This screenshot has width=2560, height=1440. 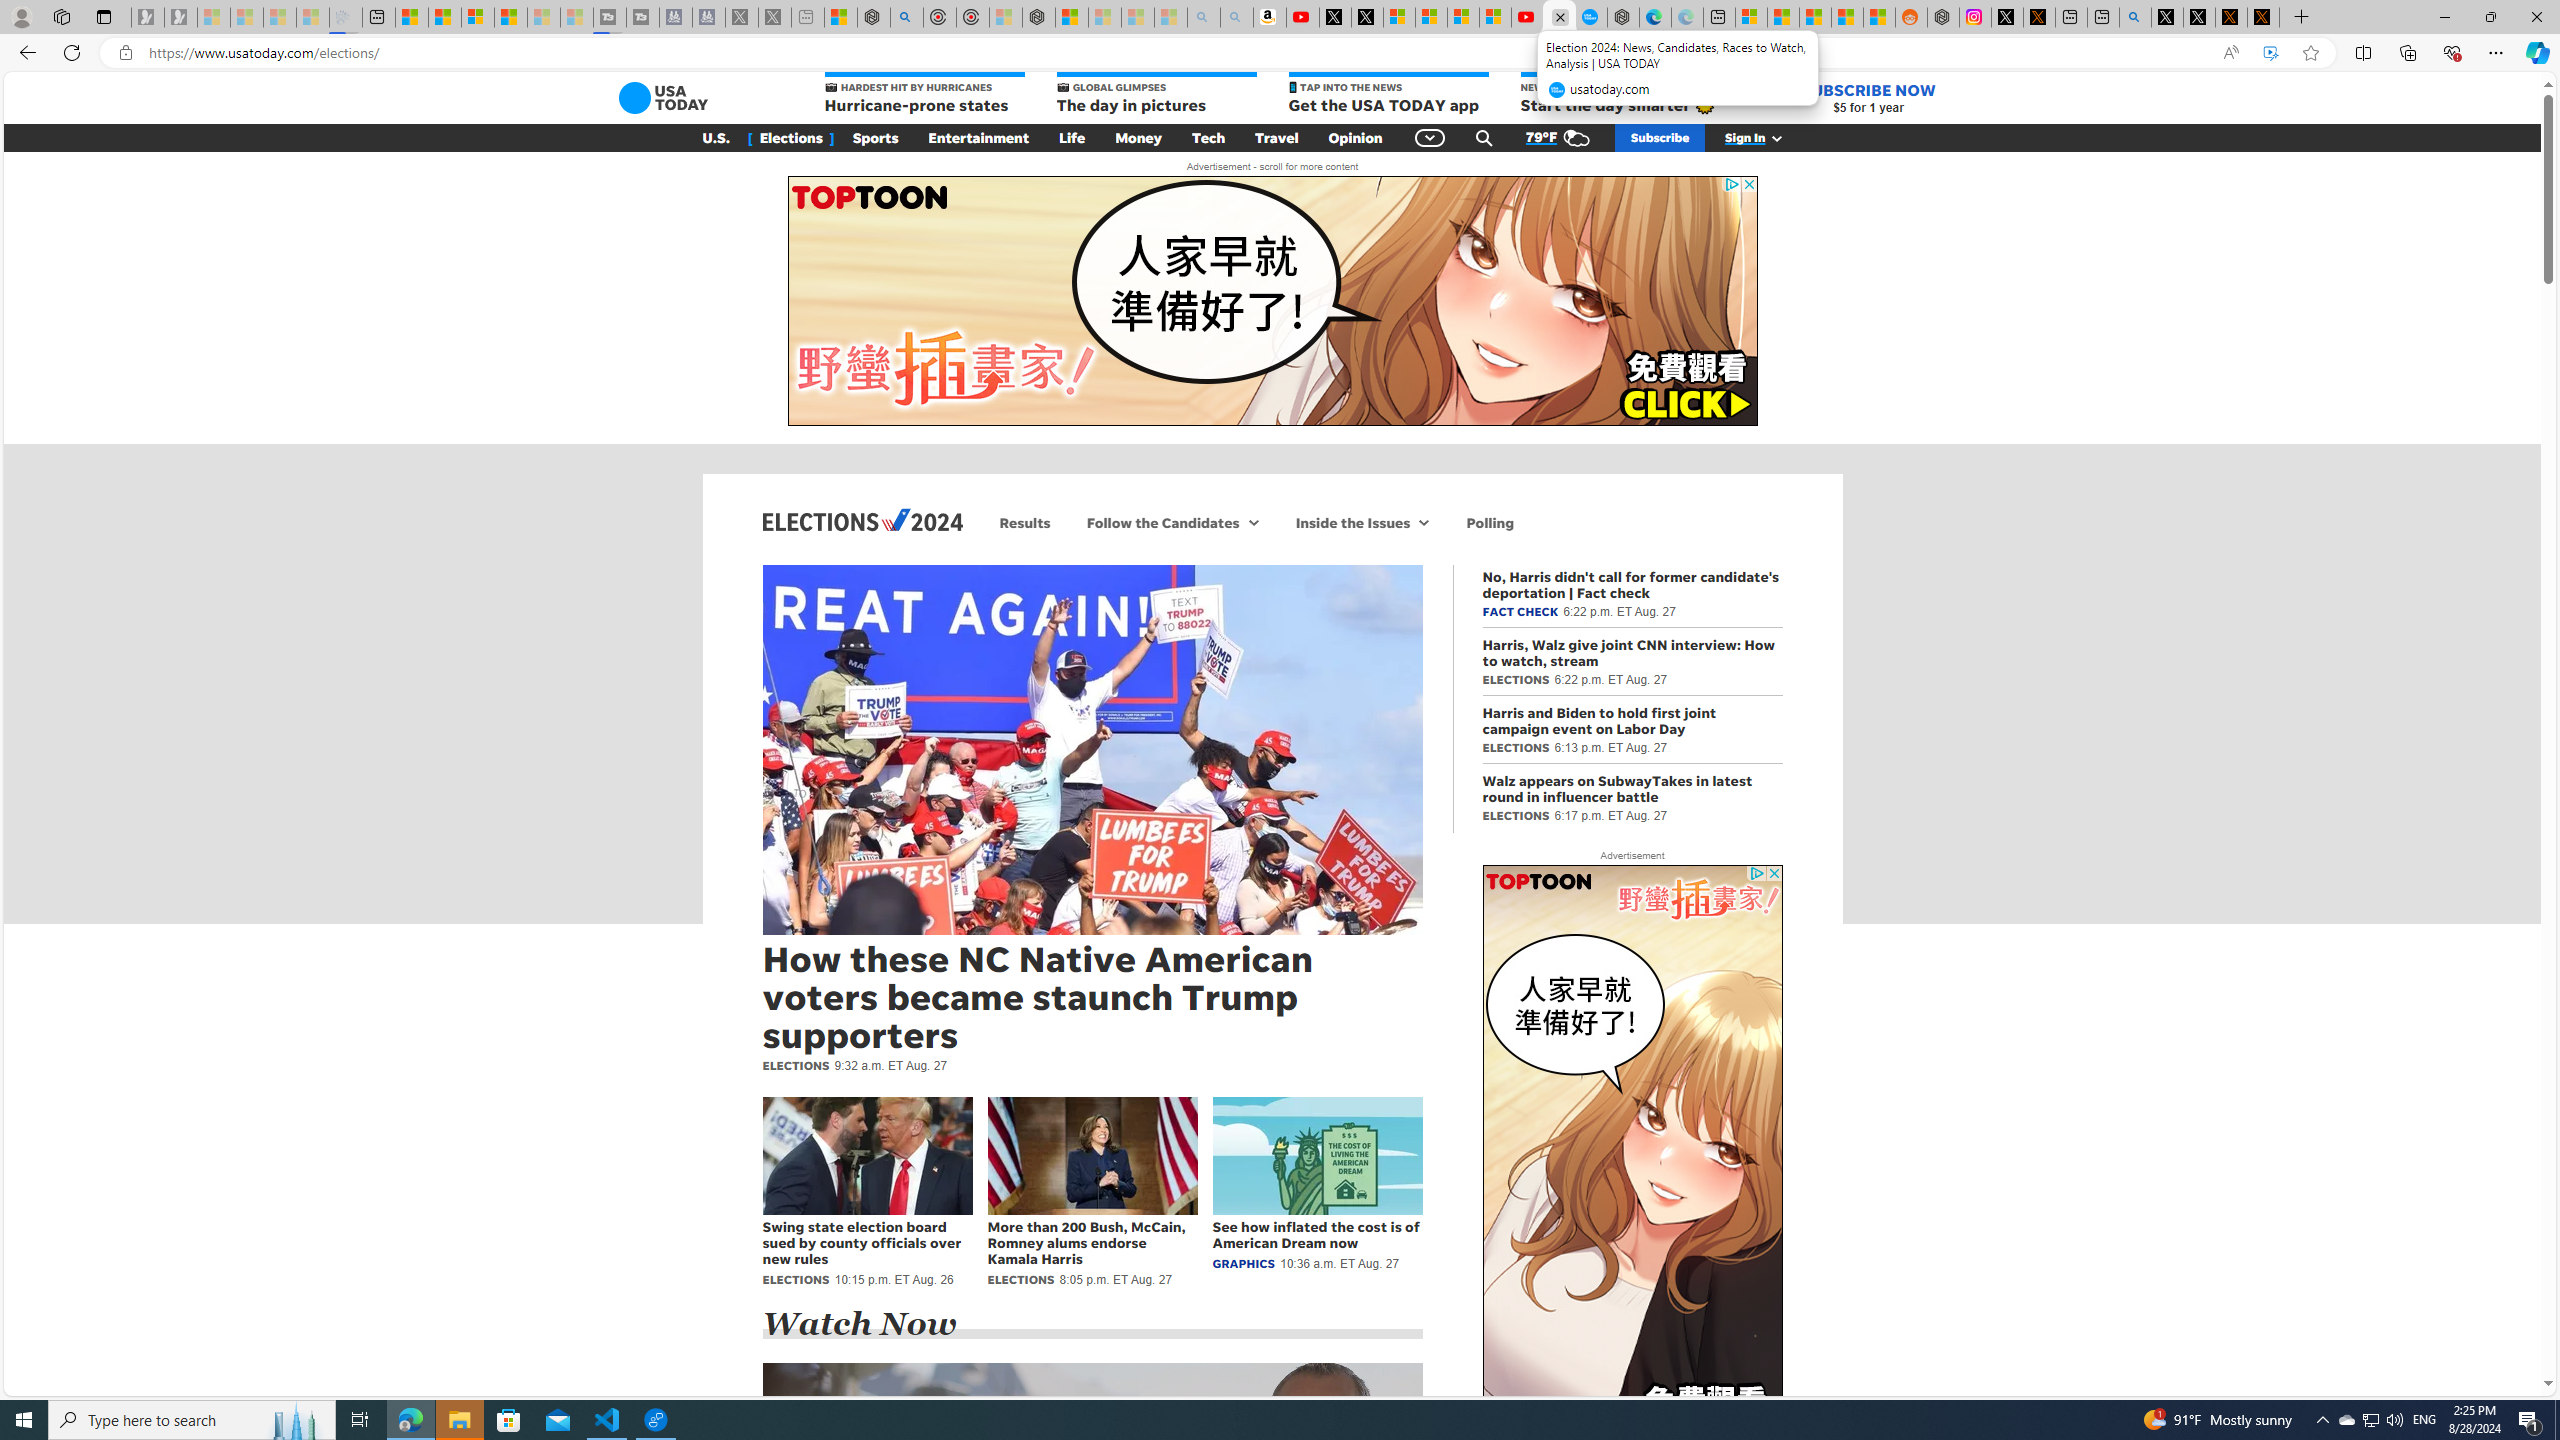 What do you see at coordinates (1252, 521) in the screenshot?
I see `'More Follow the Candidates navigation'` at bounding box center [1252, 521].